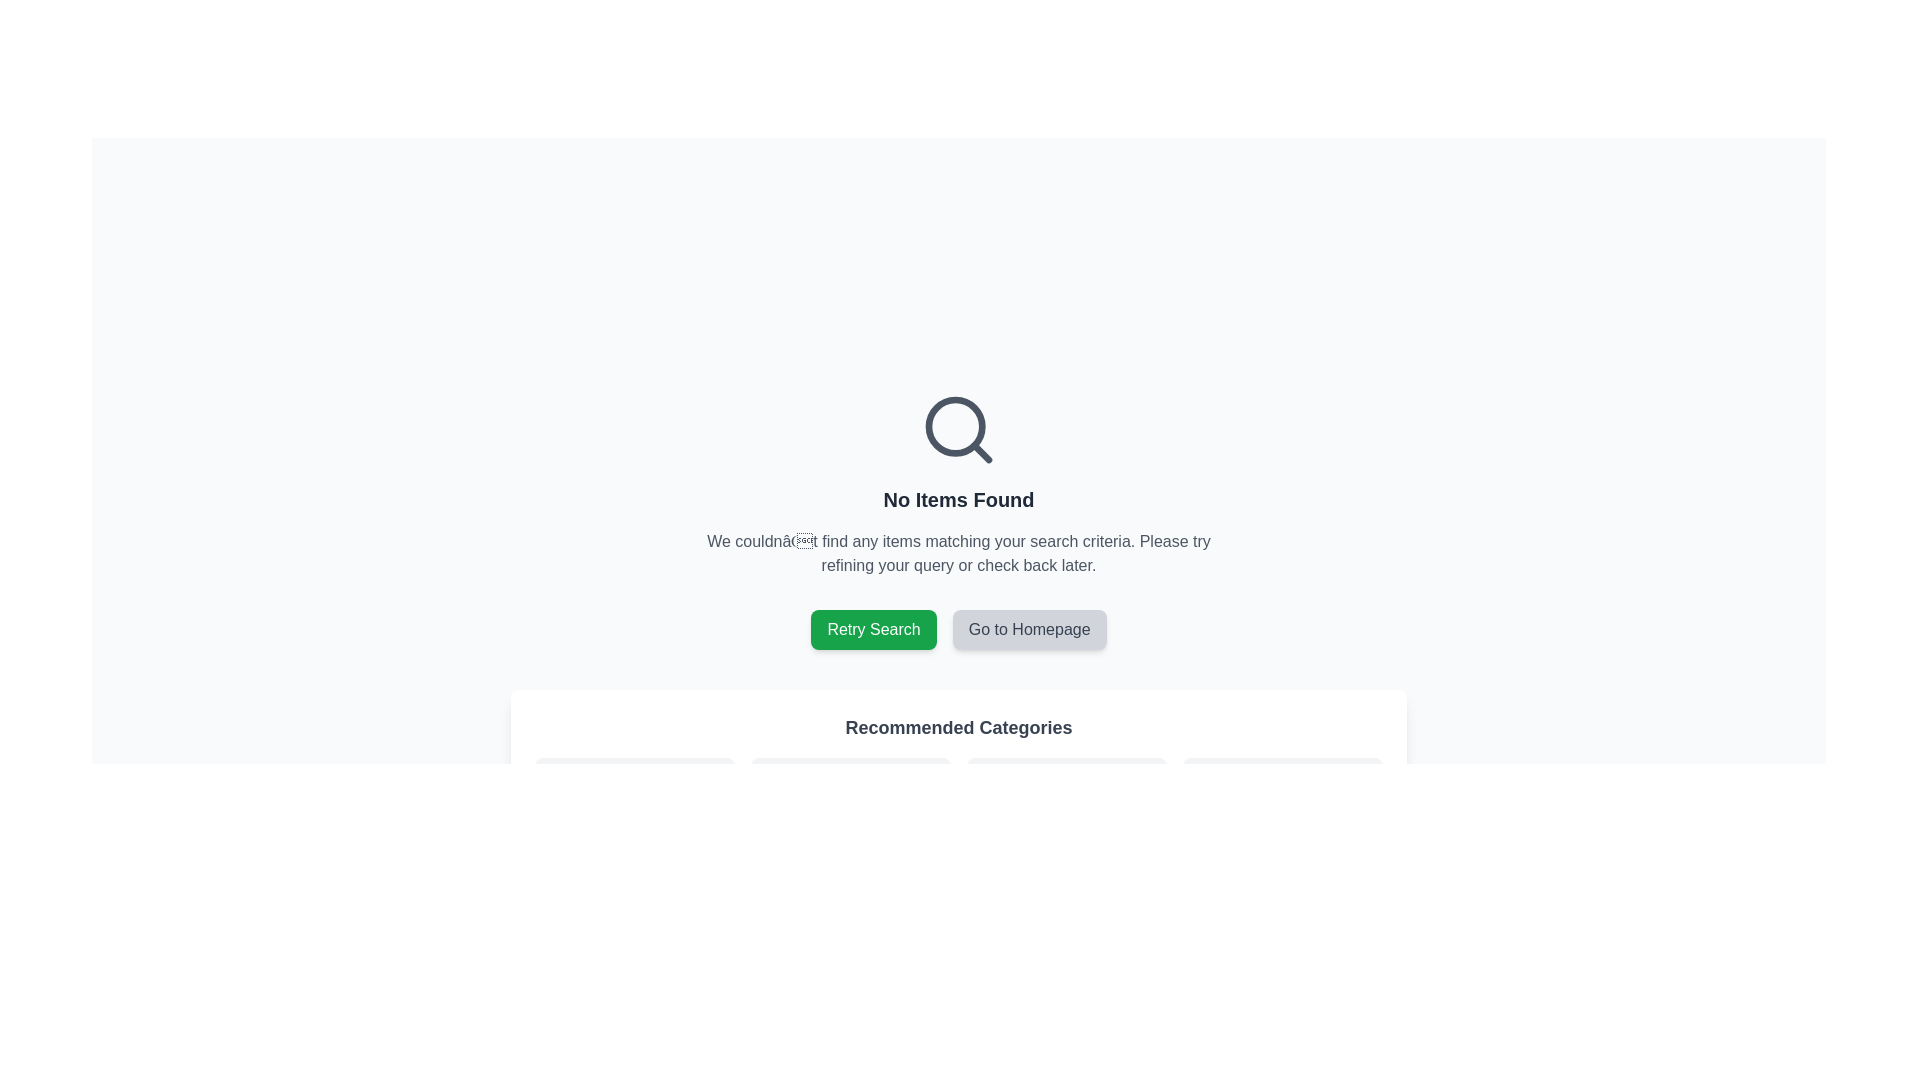 The height and width of the screenshot is (1080, 1920). Describe the element at coordinates (633, 805) in the screenshot. I see `the 'Electronics' category card located in the top-left corner of the grid under 'Recommended Categories'` at that location.